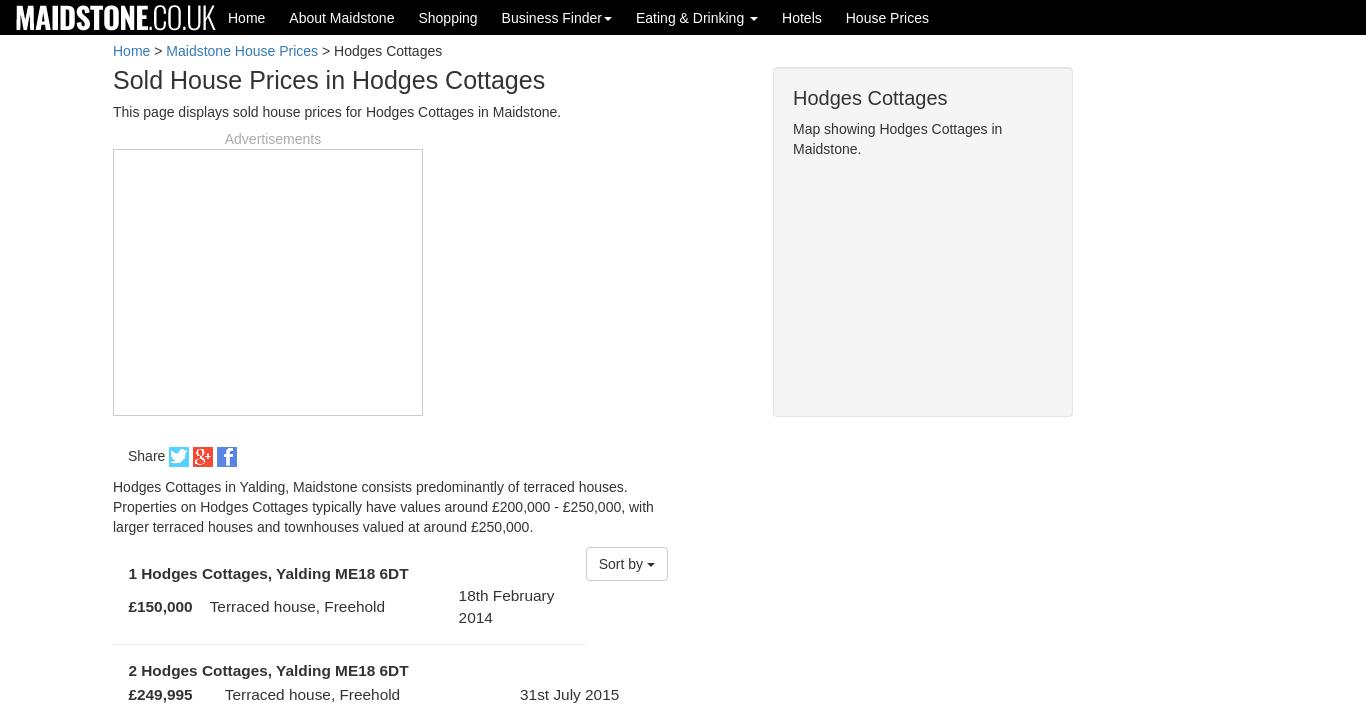  I want to click on '>', so click(157, 50).